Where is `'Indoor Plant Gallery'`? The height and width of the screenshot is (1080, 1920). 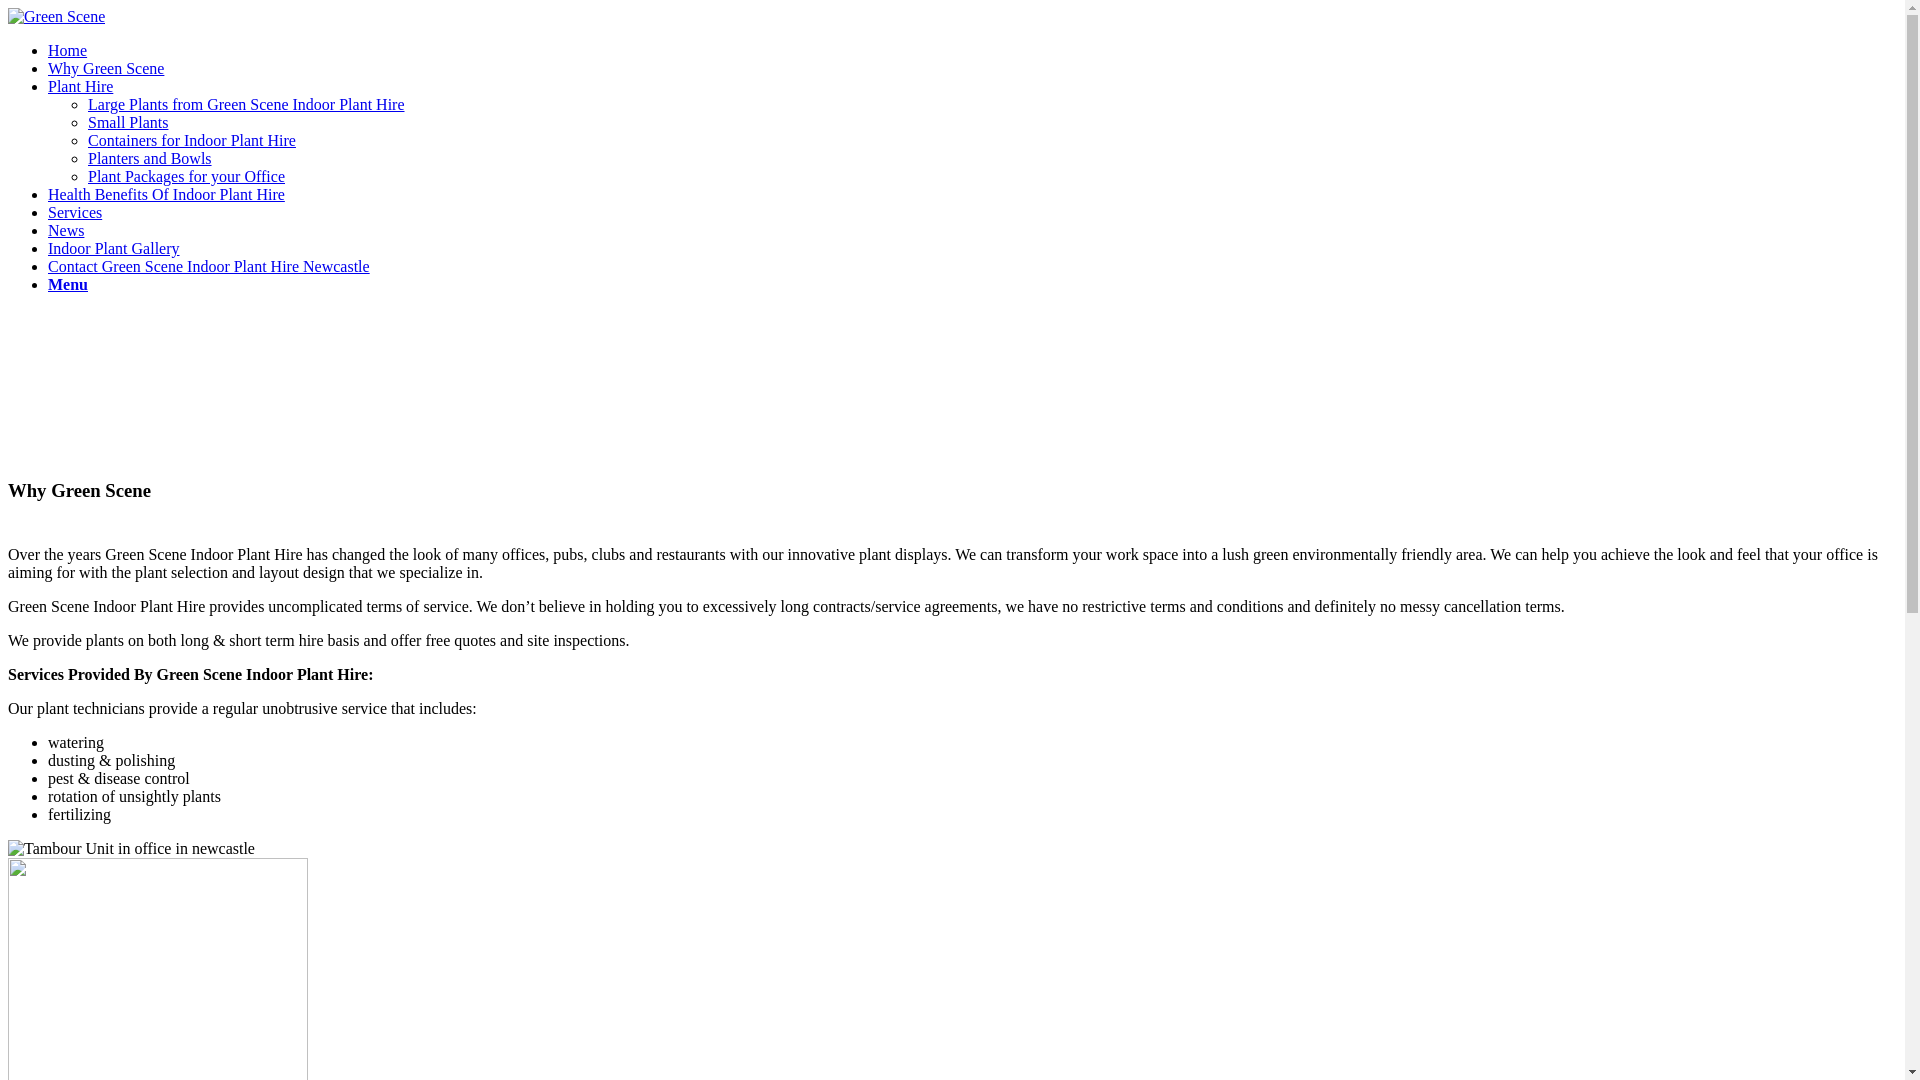
'Indoor Plant Gallery' is located at coordinates (48, 247).